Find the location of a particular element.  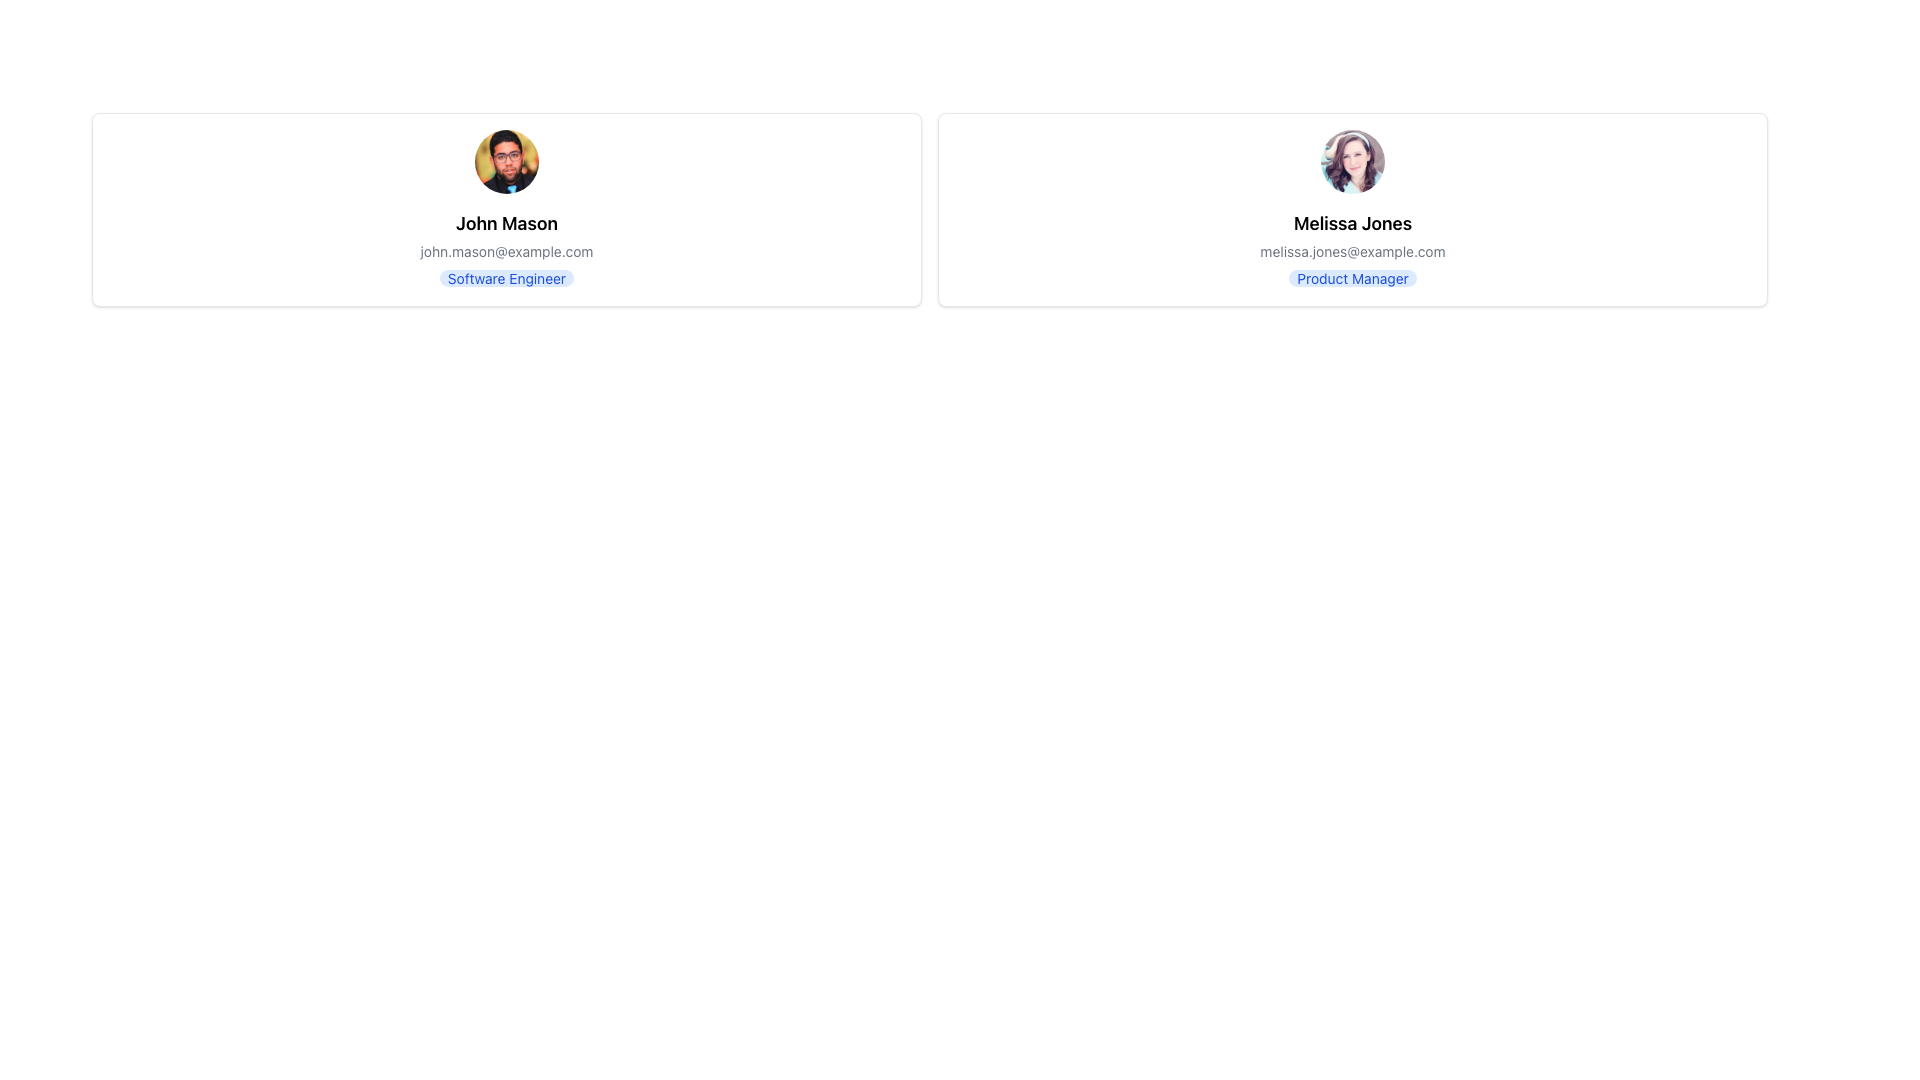

the static text element displaying the email address 'melissa.jones@example.com', which is located beneath 'Melissa Jones' and above 'Product Manager' is located at coordinates (1353, 250).